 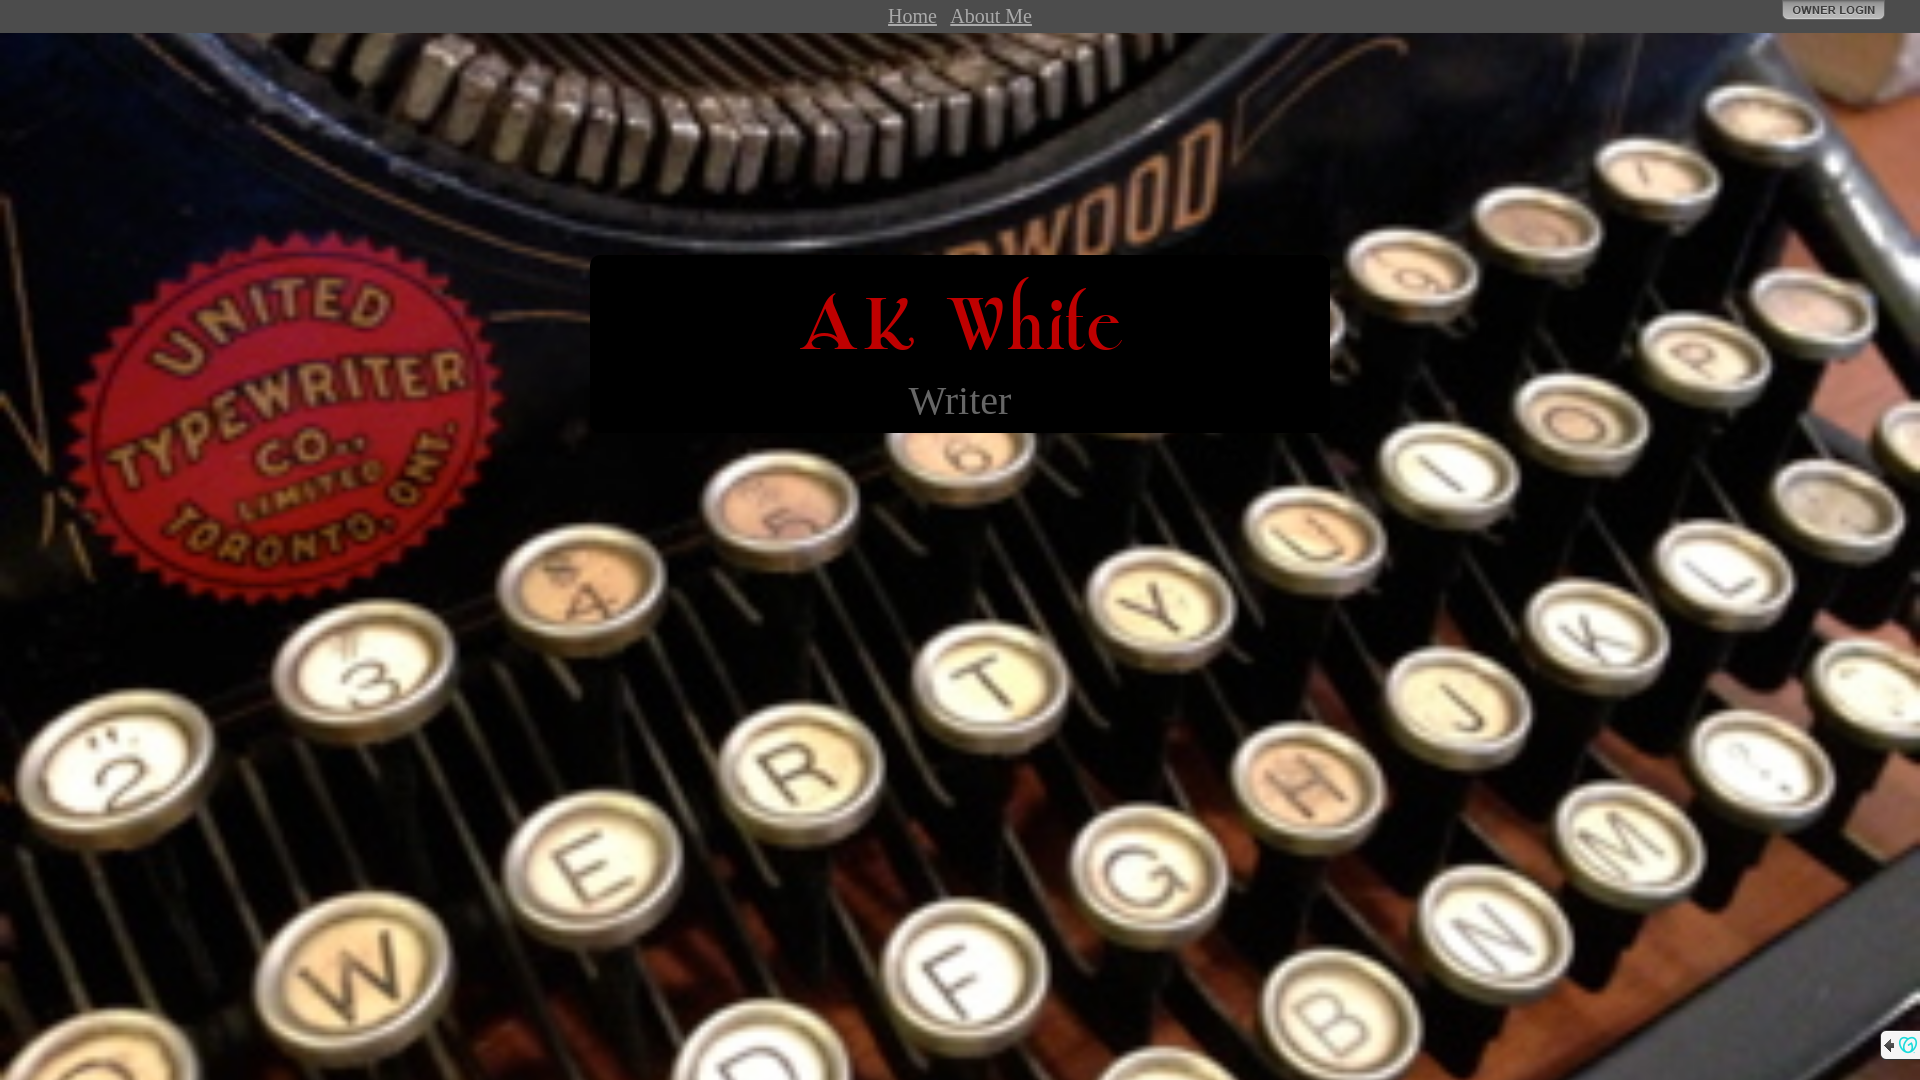 I want to click on 'About Me', so click(x=949, y=15).